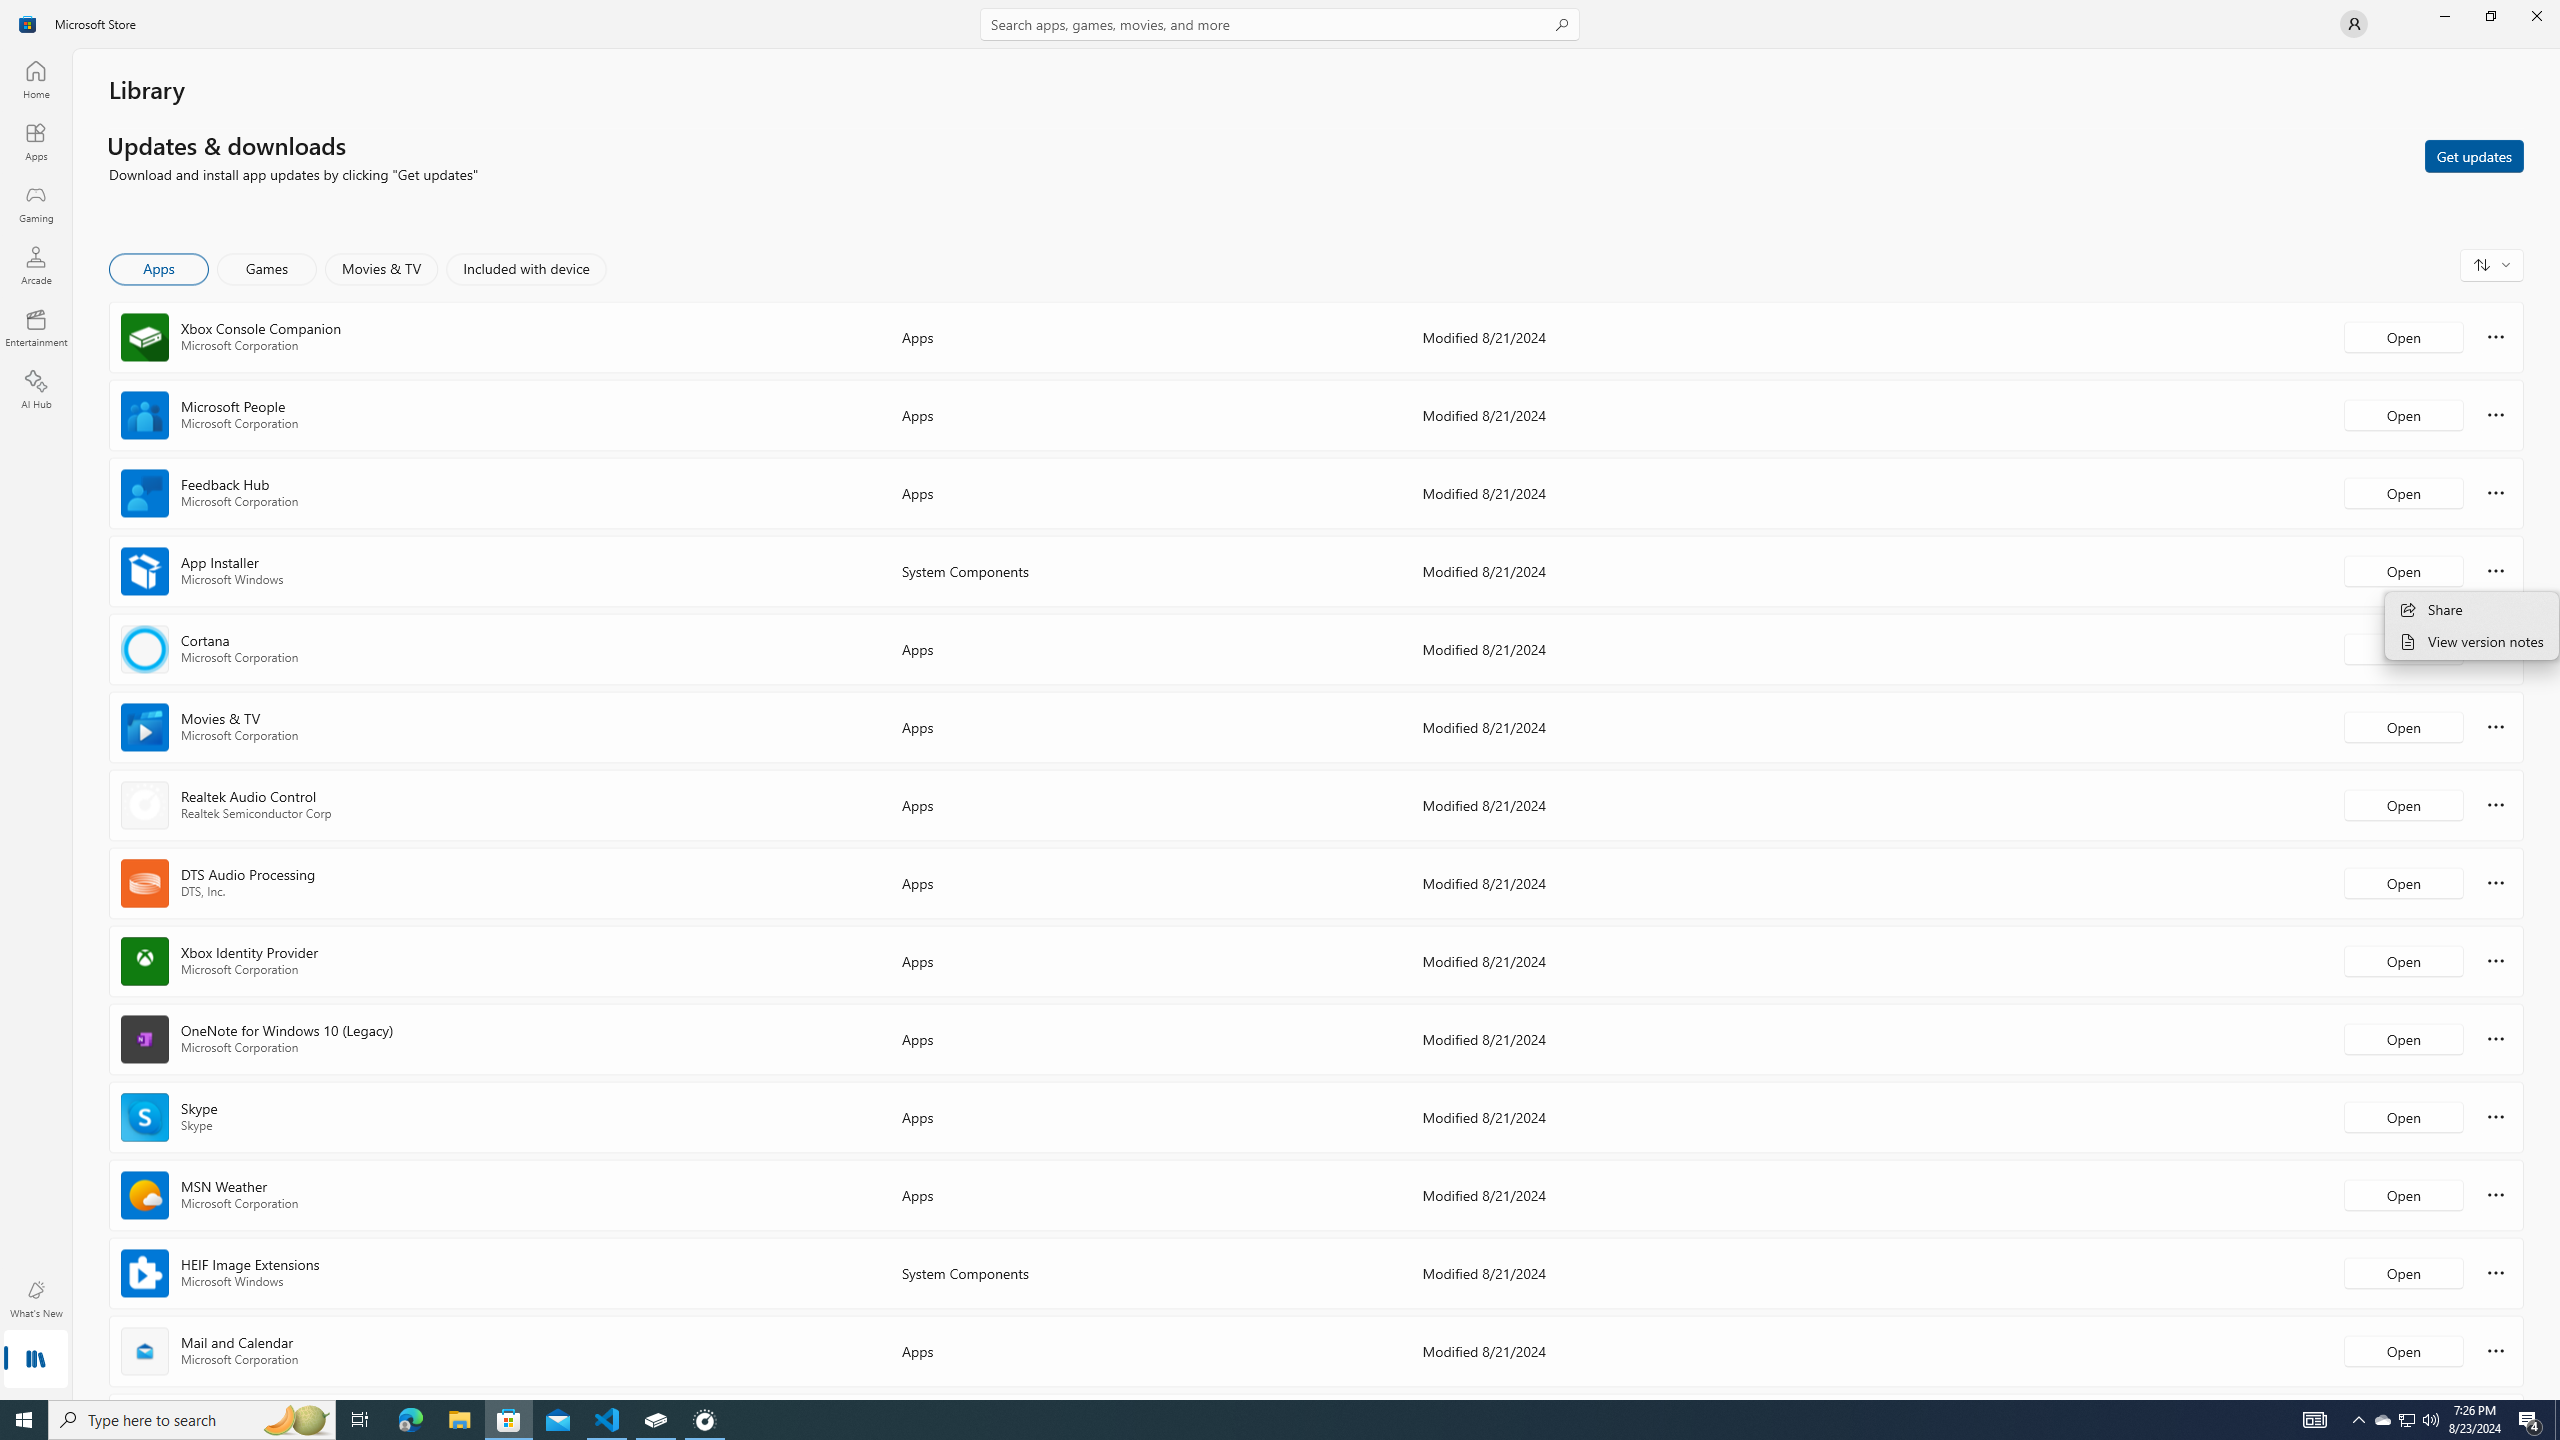 This screenshot has width=2560, height=1440. What do you see at coordinates (2495, 1349) in the screenshot?
I see `'More options'` at bounding box center [2495, 1349].